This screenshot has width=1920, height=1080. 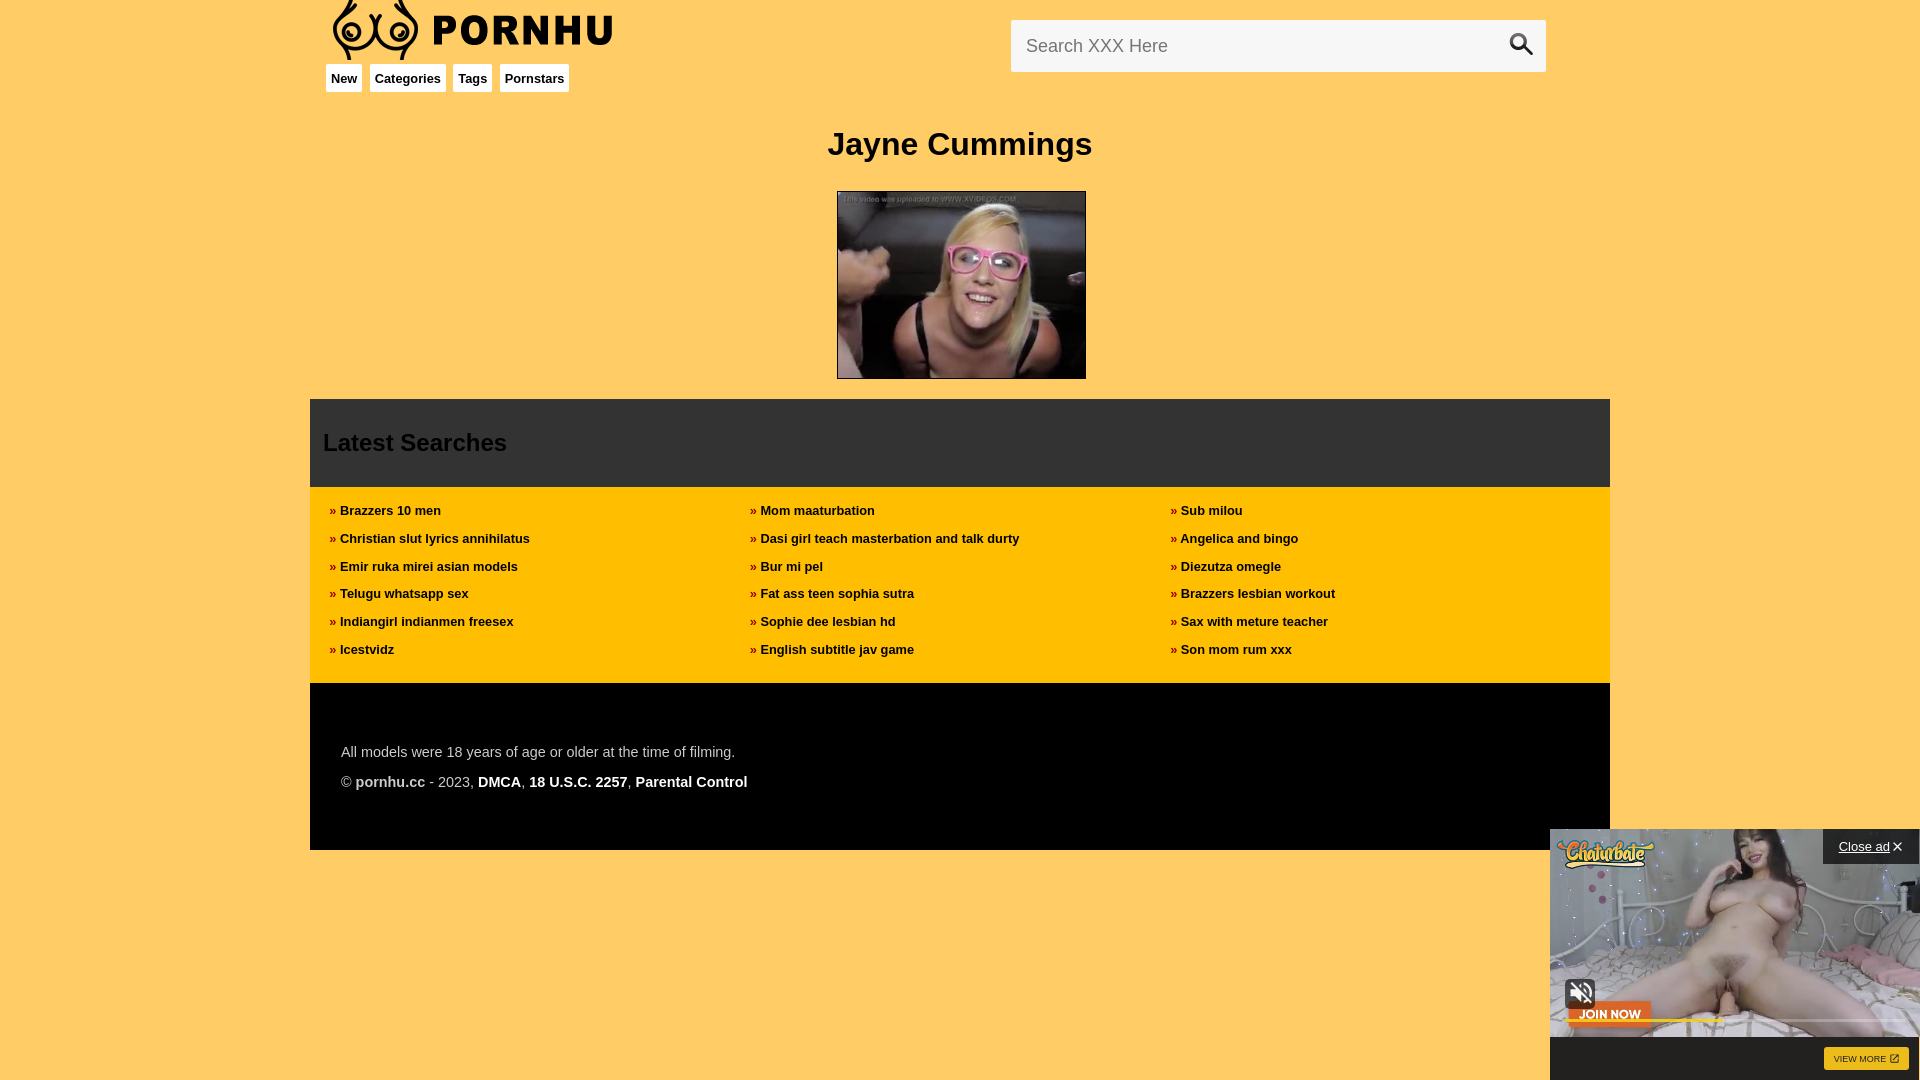 I want to click on 'Tags', so click(x=471, y=77).